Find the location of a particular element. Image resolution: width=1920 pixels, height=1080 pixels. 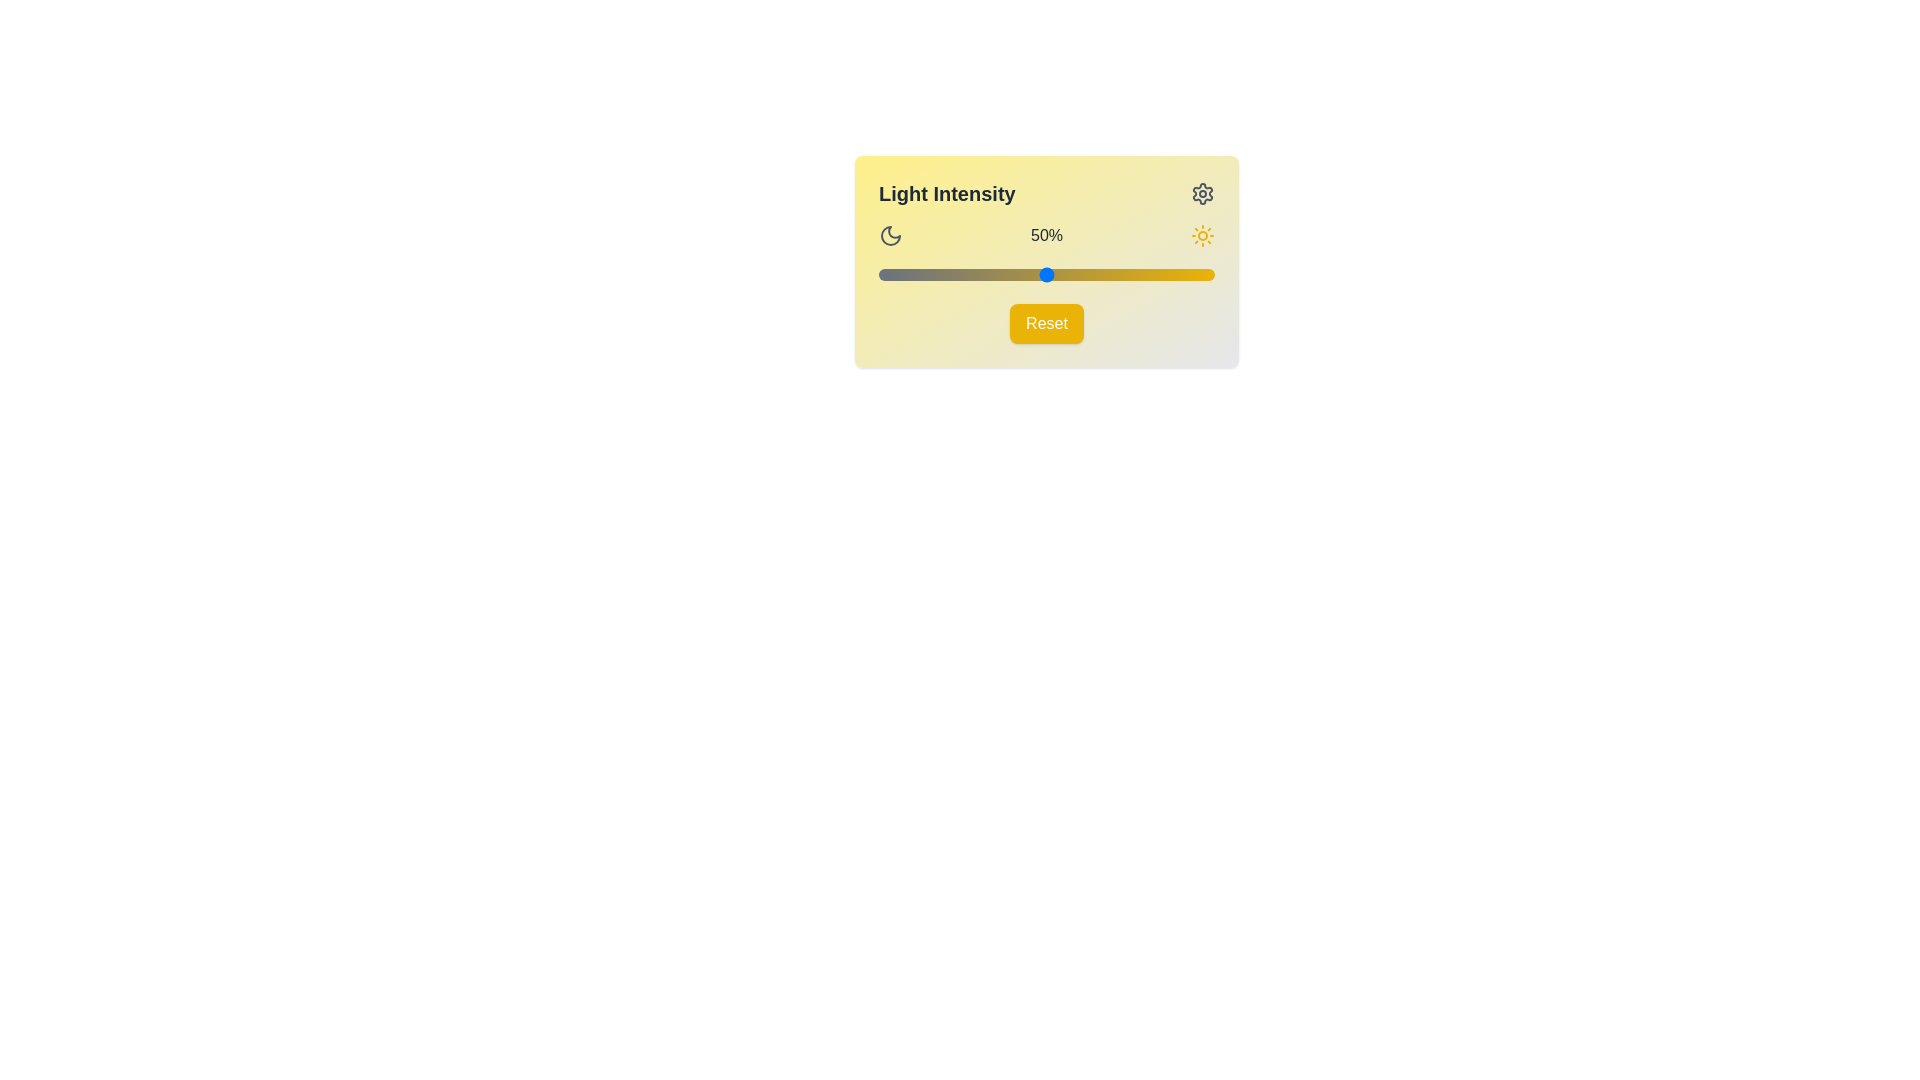

the brightness slider to 69% is located at coordinates (1109, 274).